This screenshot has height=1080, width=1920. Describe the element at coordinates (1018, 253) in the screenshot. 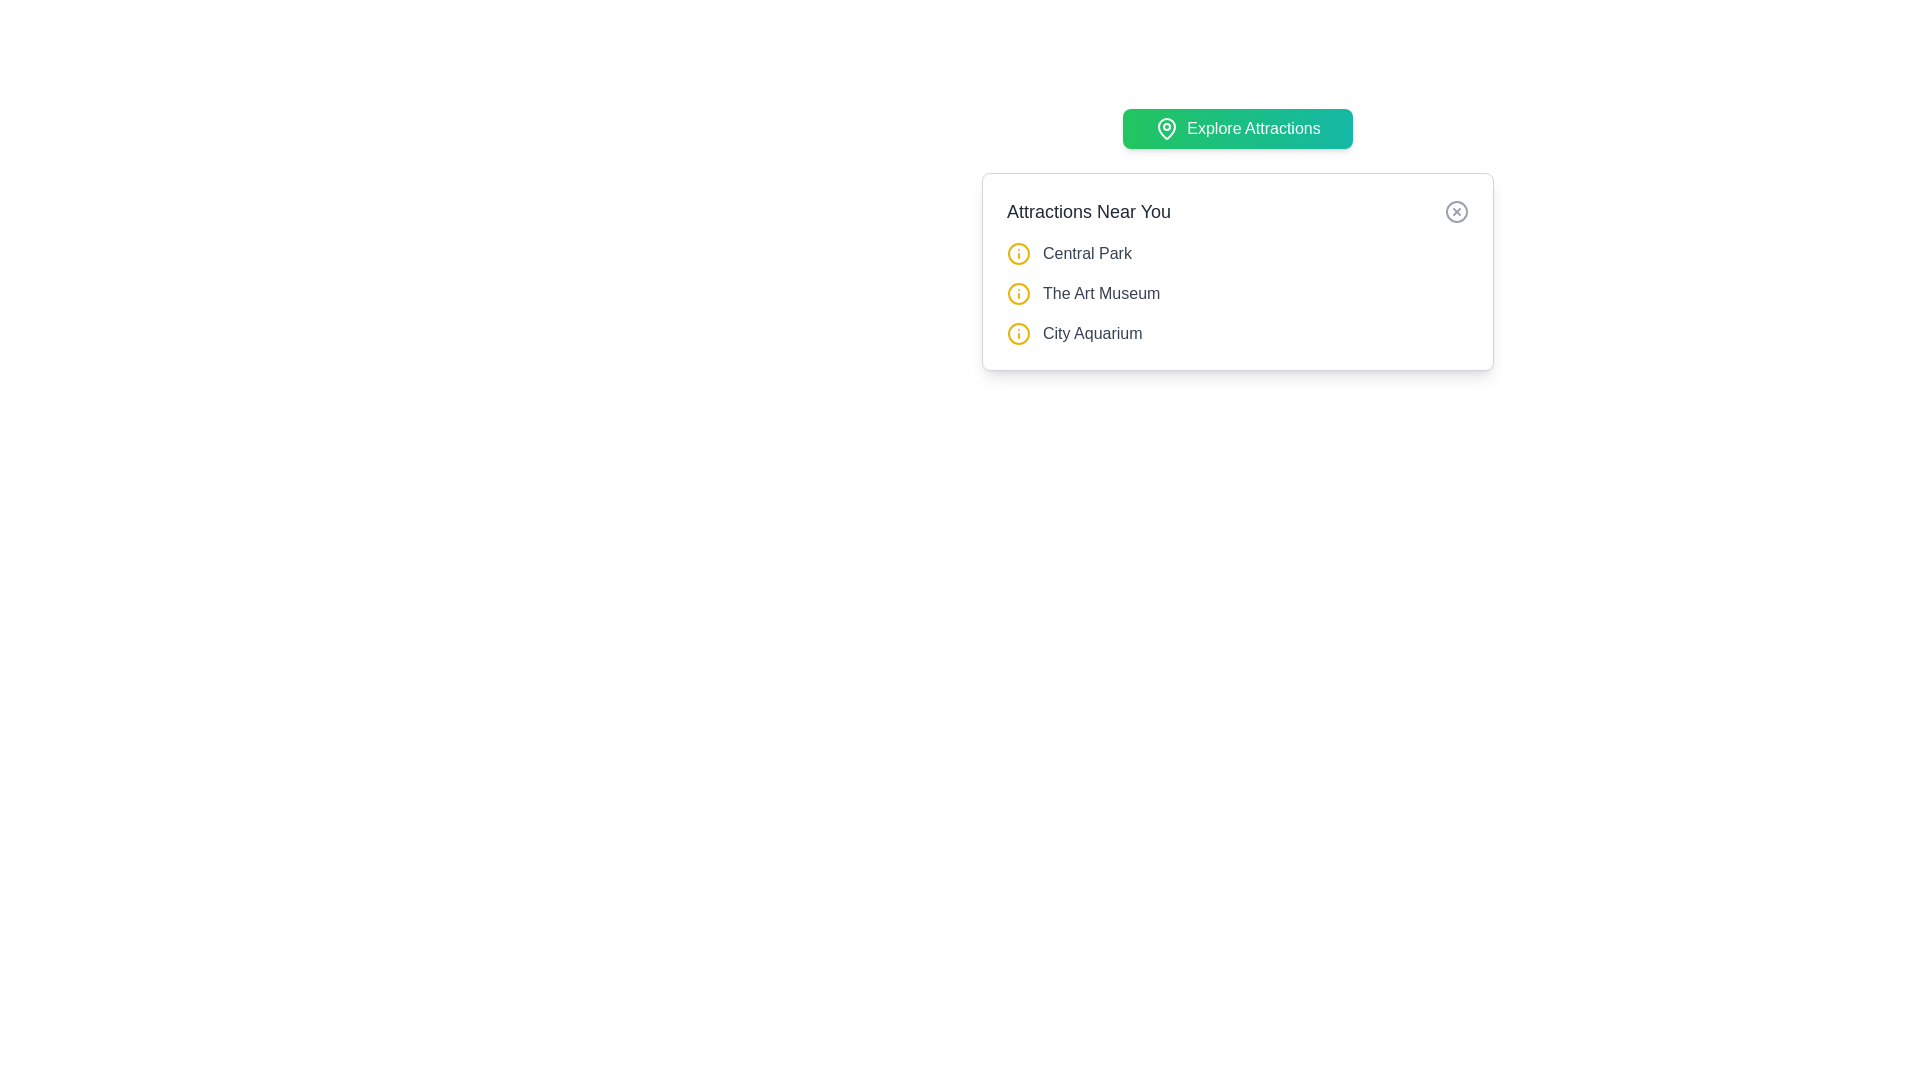

I see `the information icon located to the left of the 'Central Park' text in the 'Attractions Near You' section` at that location.